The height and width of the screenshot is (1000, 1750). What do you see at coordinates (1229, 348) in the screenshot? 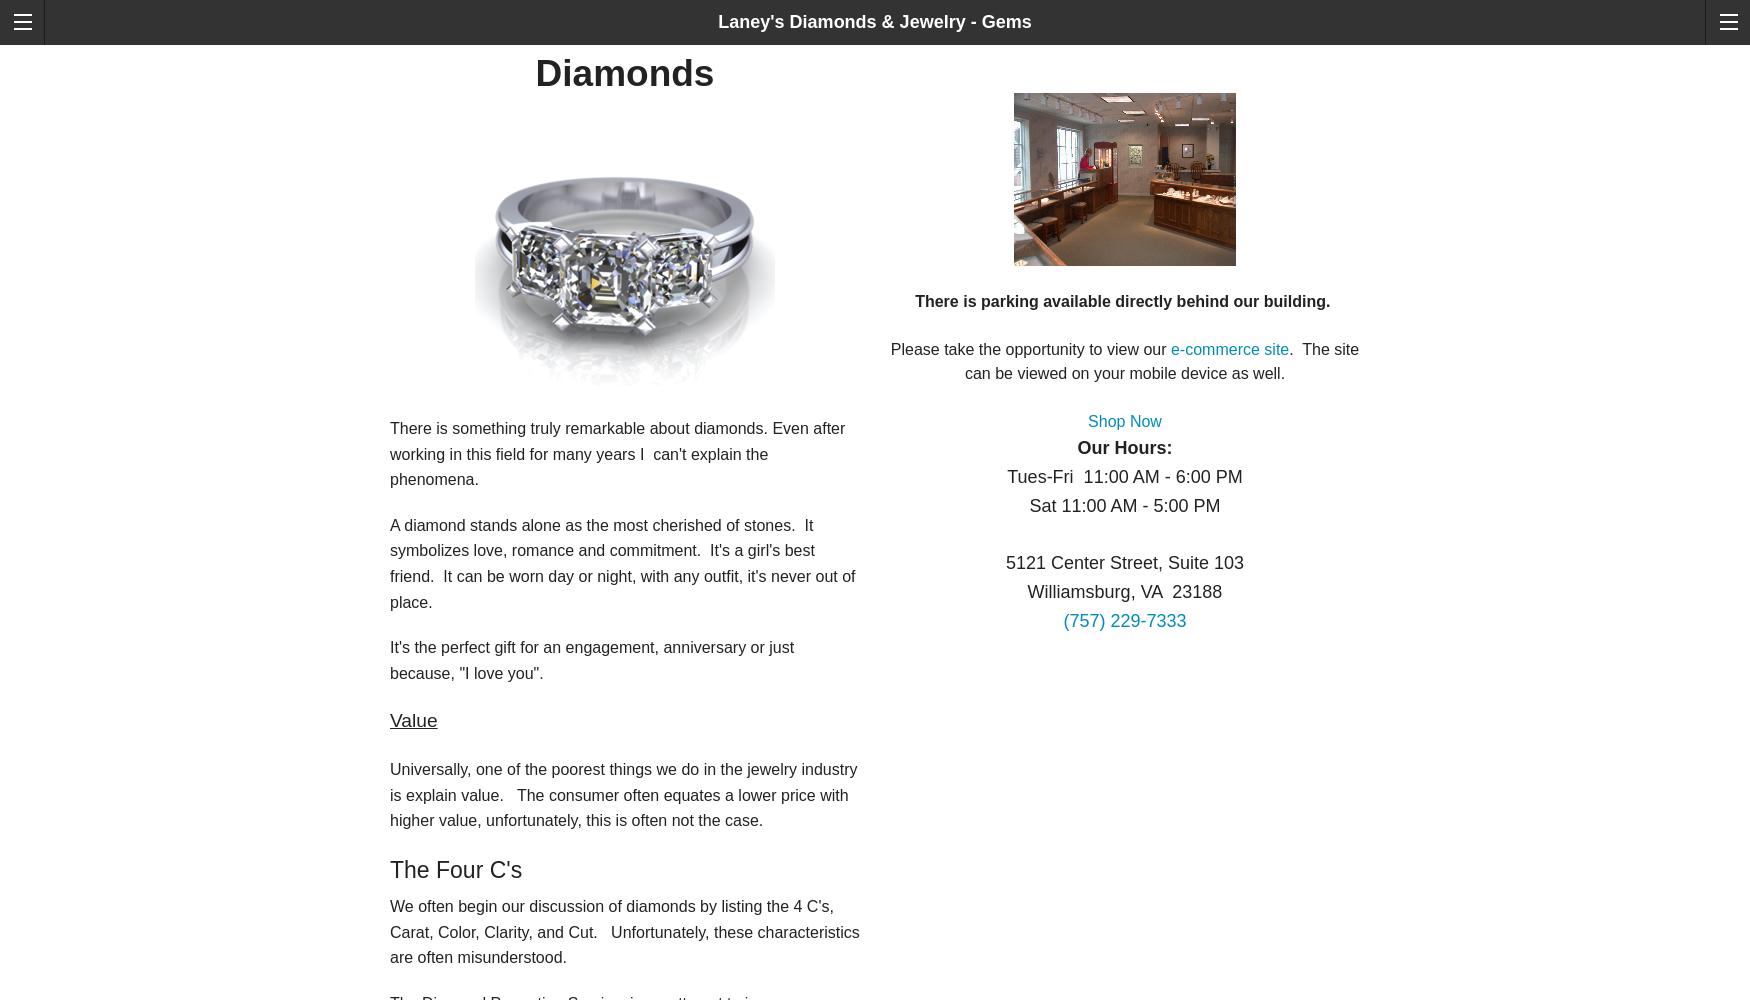
I see `'e-commerce site'` at bounding box center [1229, 348].